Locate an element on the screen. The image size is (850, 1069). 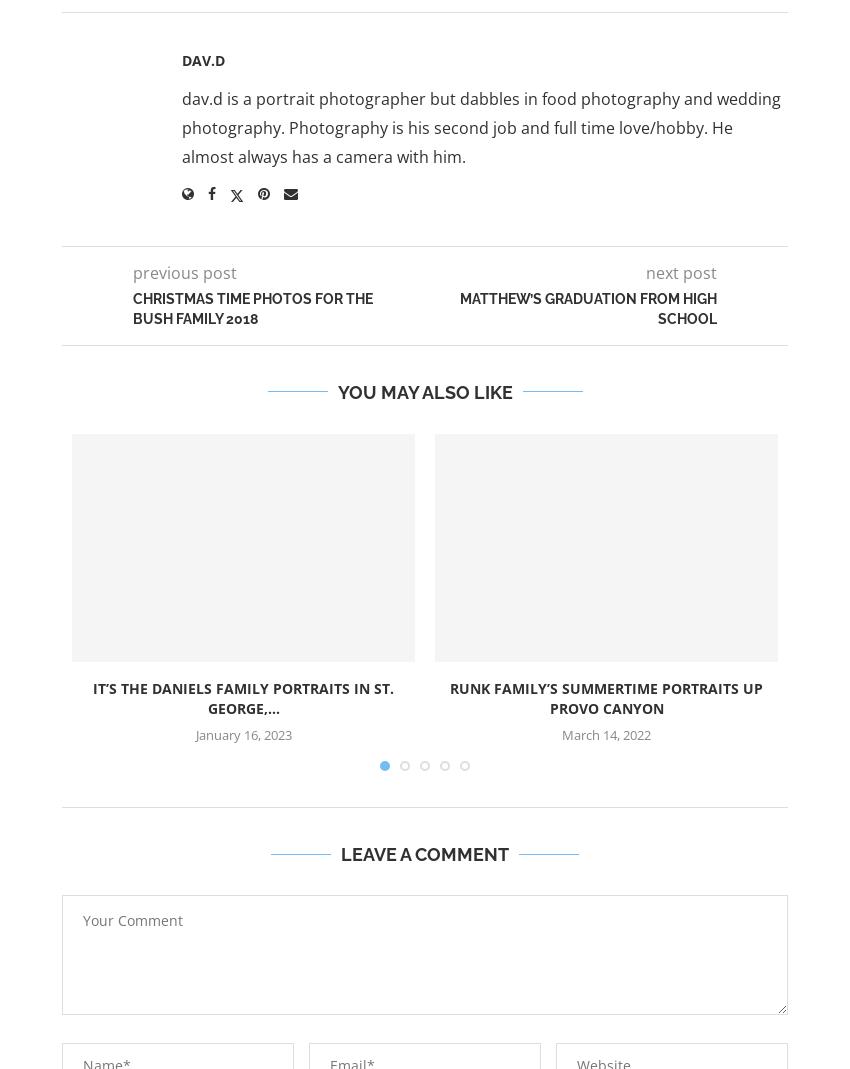
'Christmas Time Photos for the Bush Family 2018' is located at coordinates (252, 307).